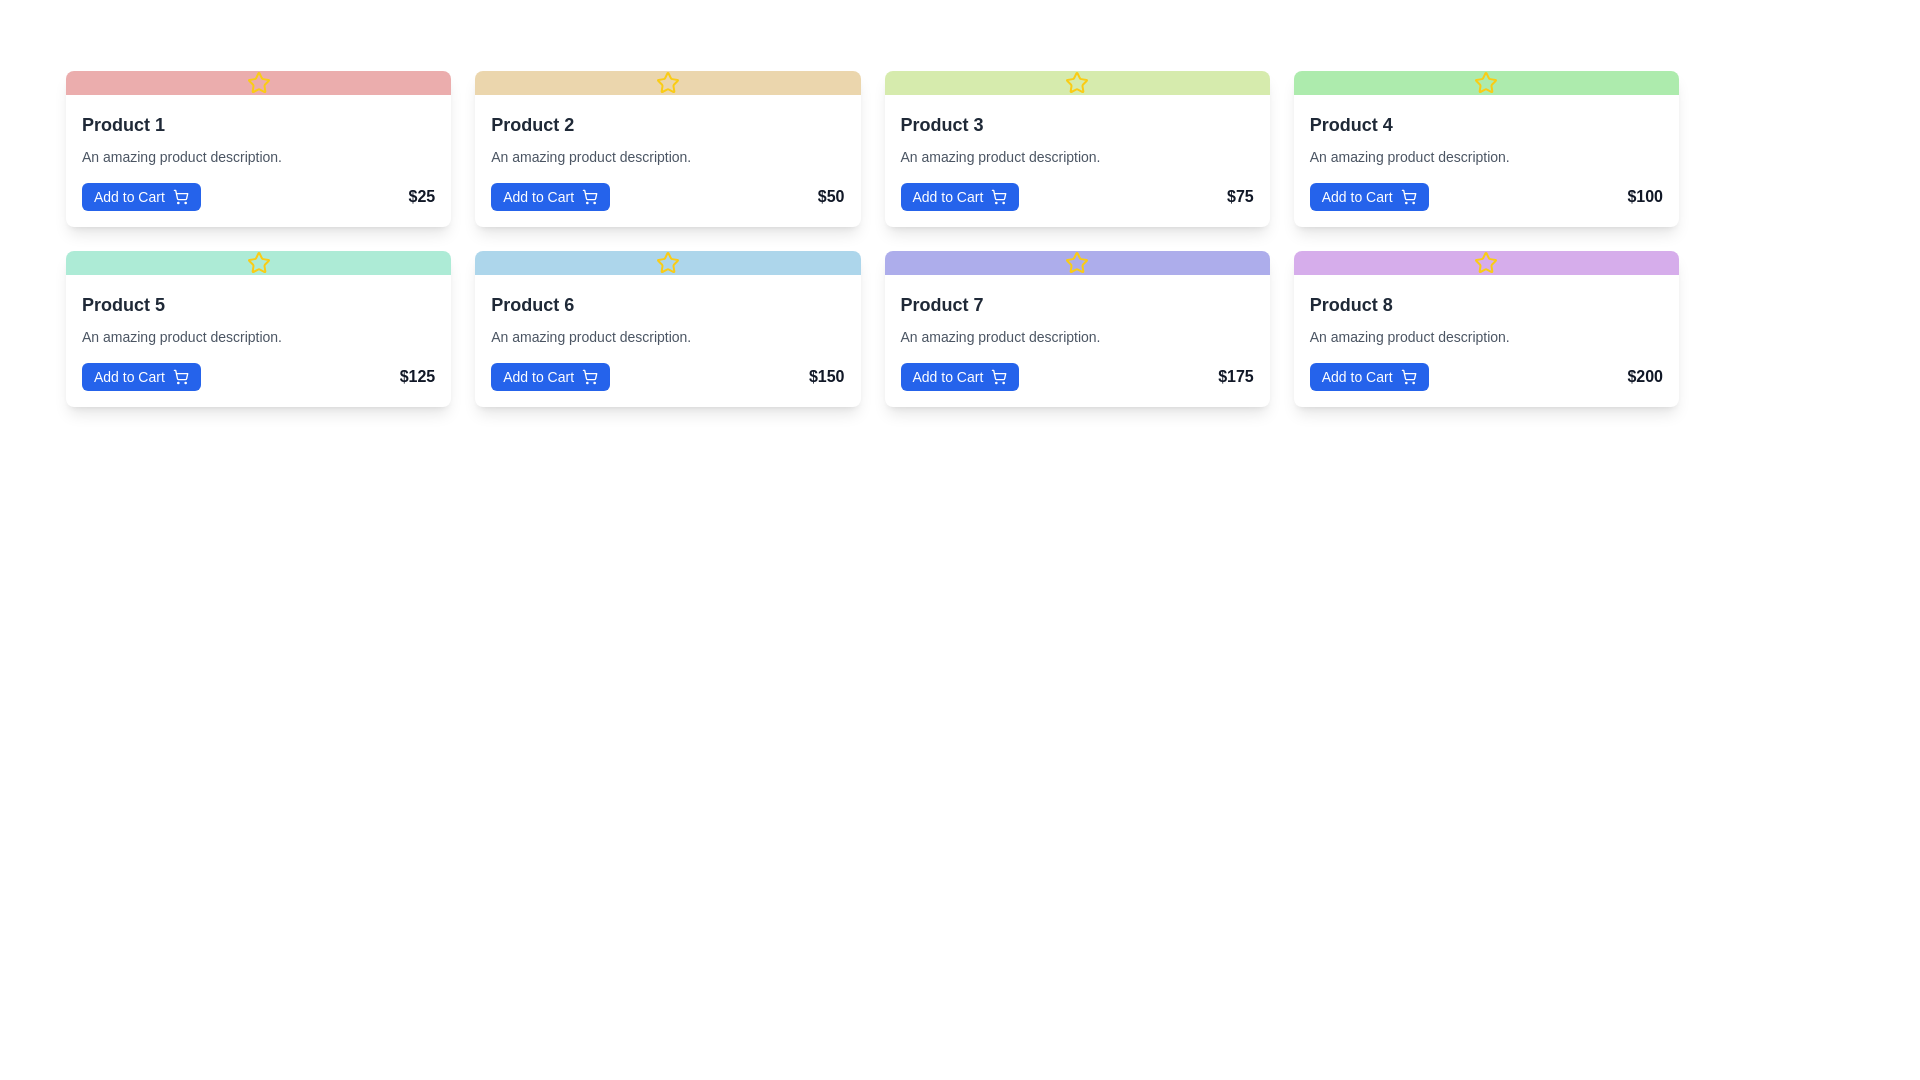  I want to click on the text block displaying 'An amazing product description.' which is located beneath the title 'Product 4' and above the 'Add to Cart' button, so click(1408, 156).